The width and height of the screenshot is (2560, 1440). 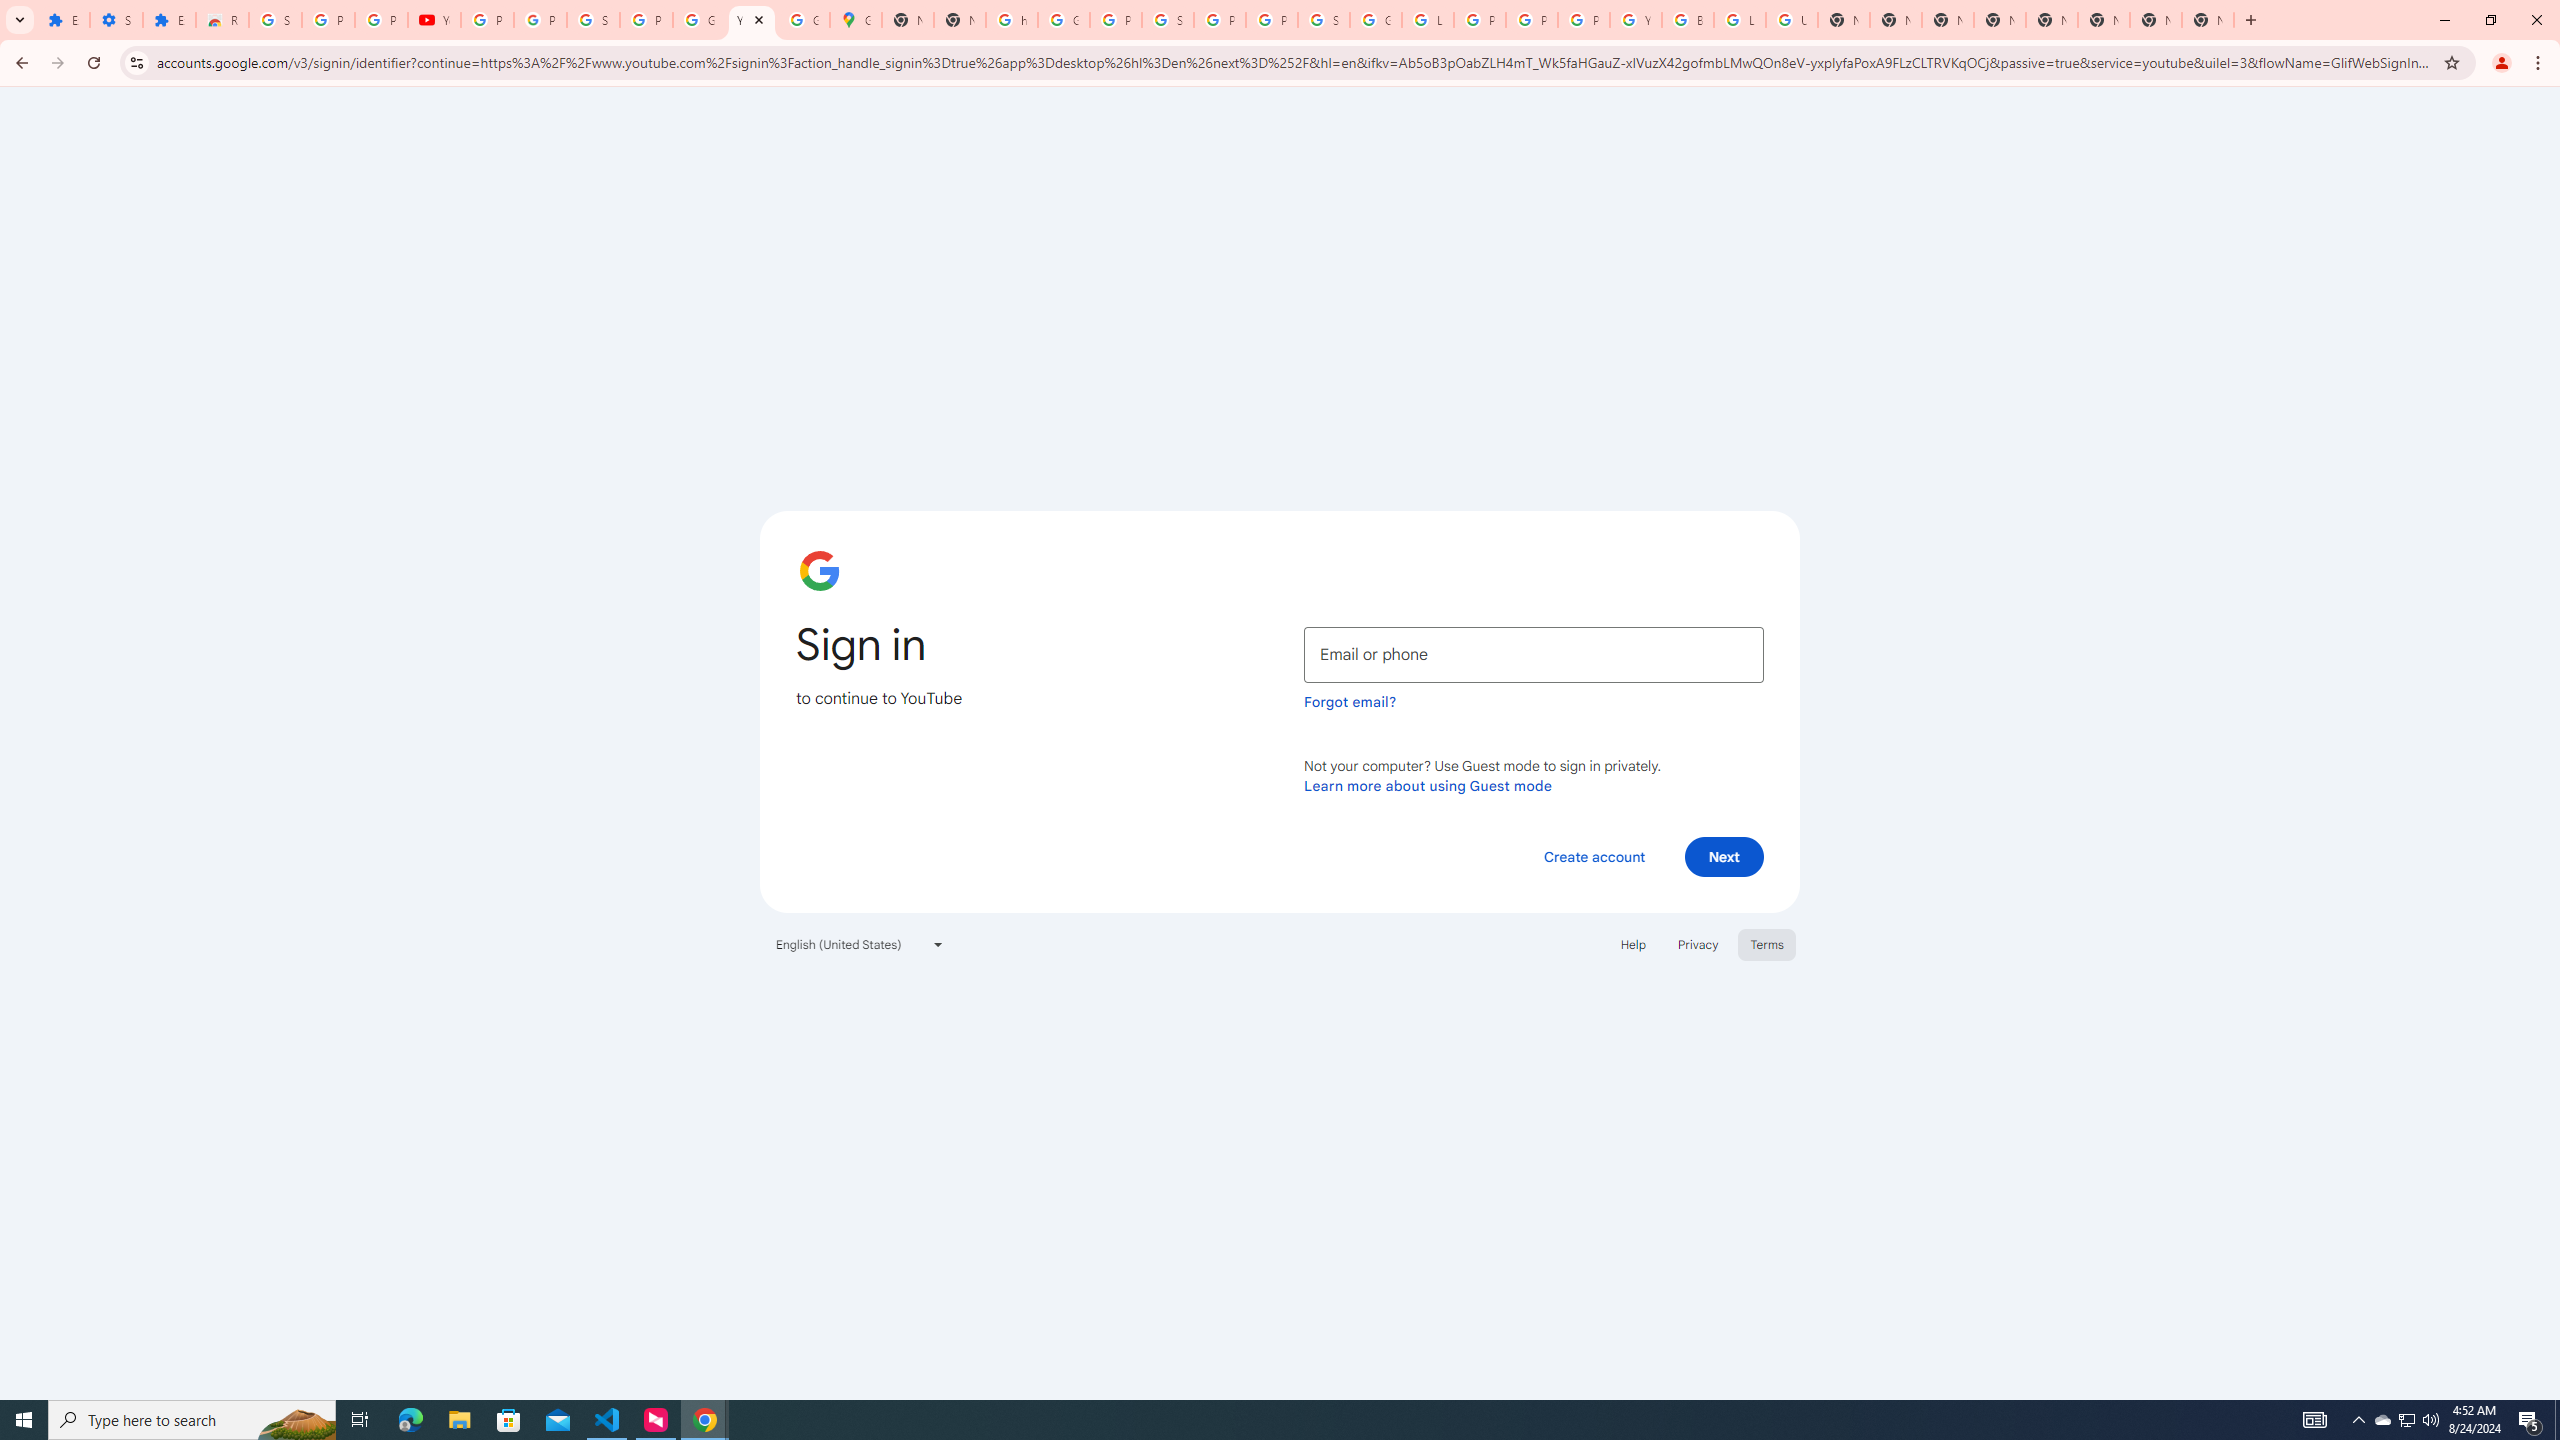 I want to click on 'Extensions', so click(x=64, y=19).